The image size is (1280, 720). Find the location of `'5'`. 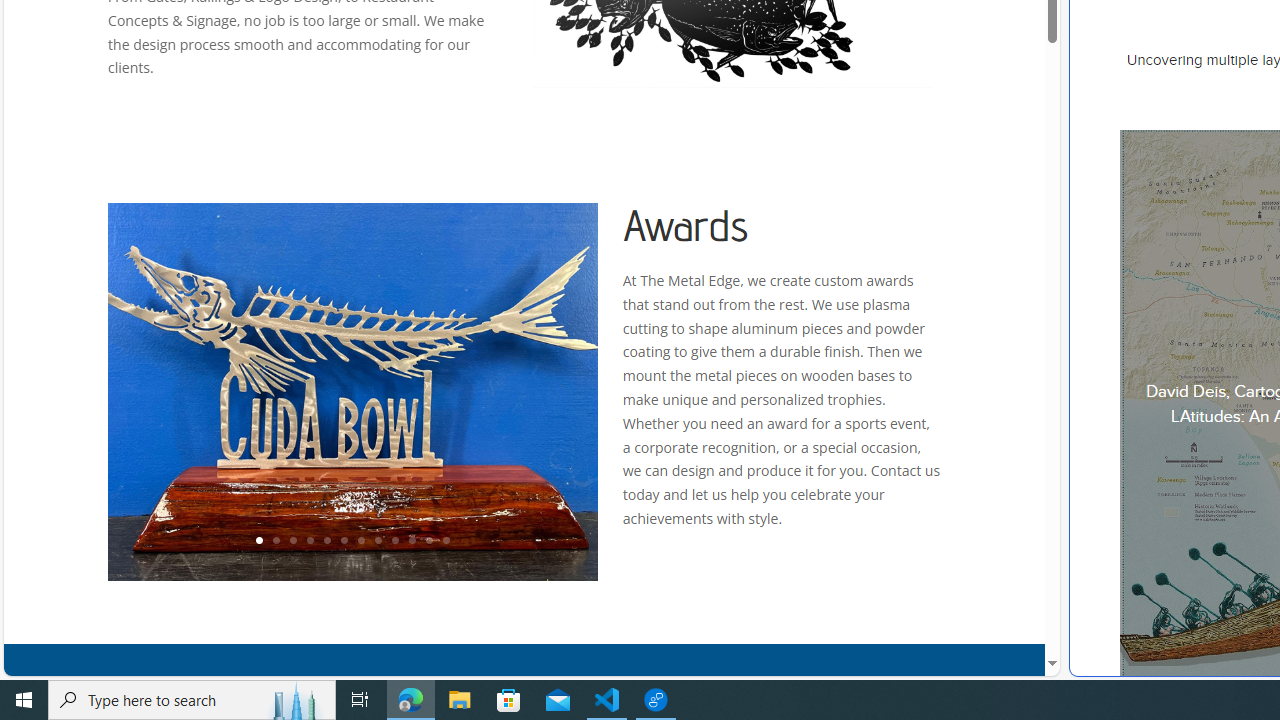

'5' is located at coordinates (327, 541).